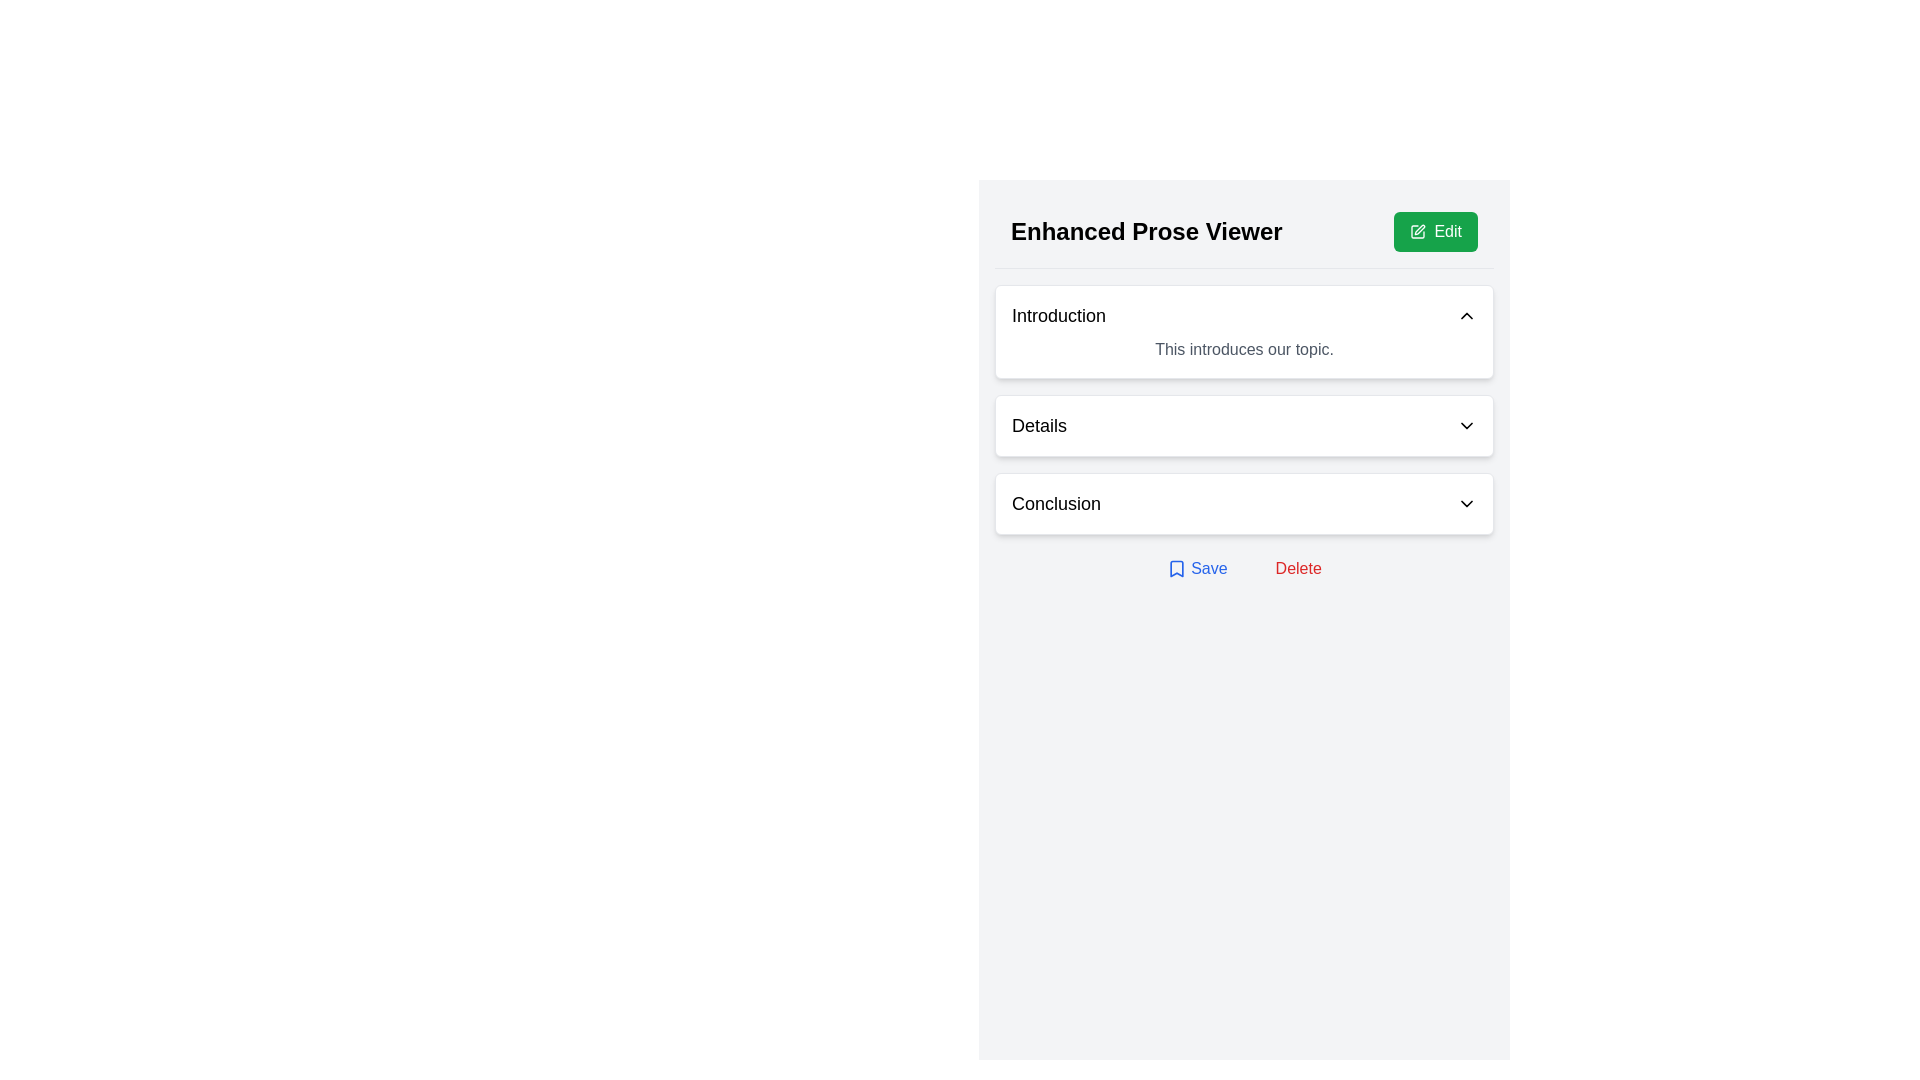 This screenshot has height=1080, width=1920. What do you see at coordinates (1039, 424) in the screenshot?
I see `the 'Details' text label, which is styled in bold font and located in the middle section of the interface, positioned to the left of a downward-facing chevron icon` at bounding box center [1039, 424].